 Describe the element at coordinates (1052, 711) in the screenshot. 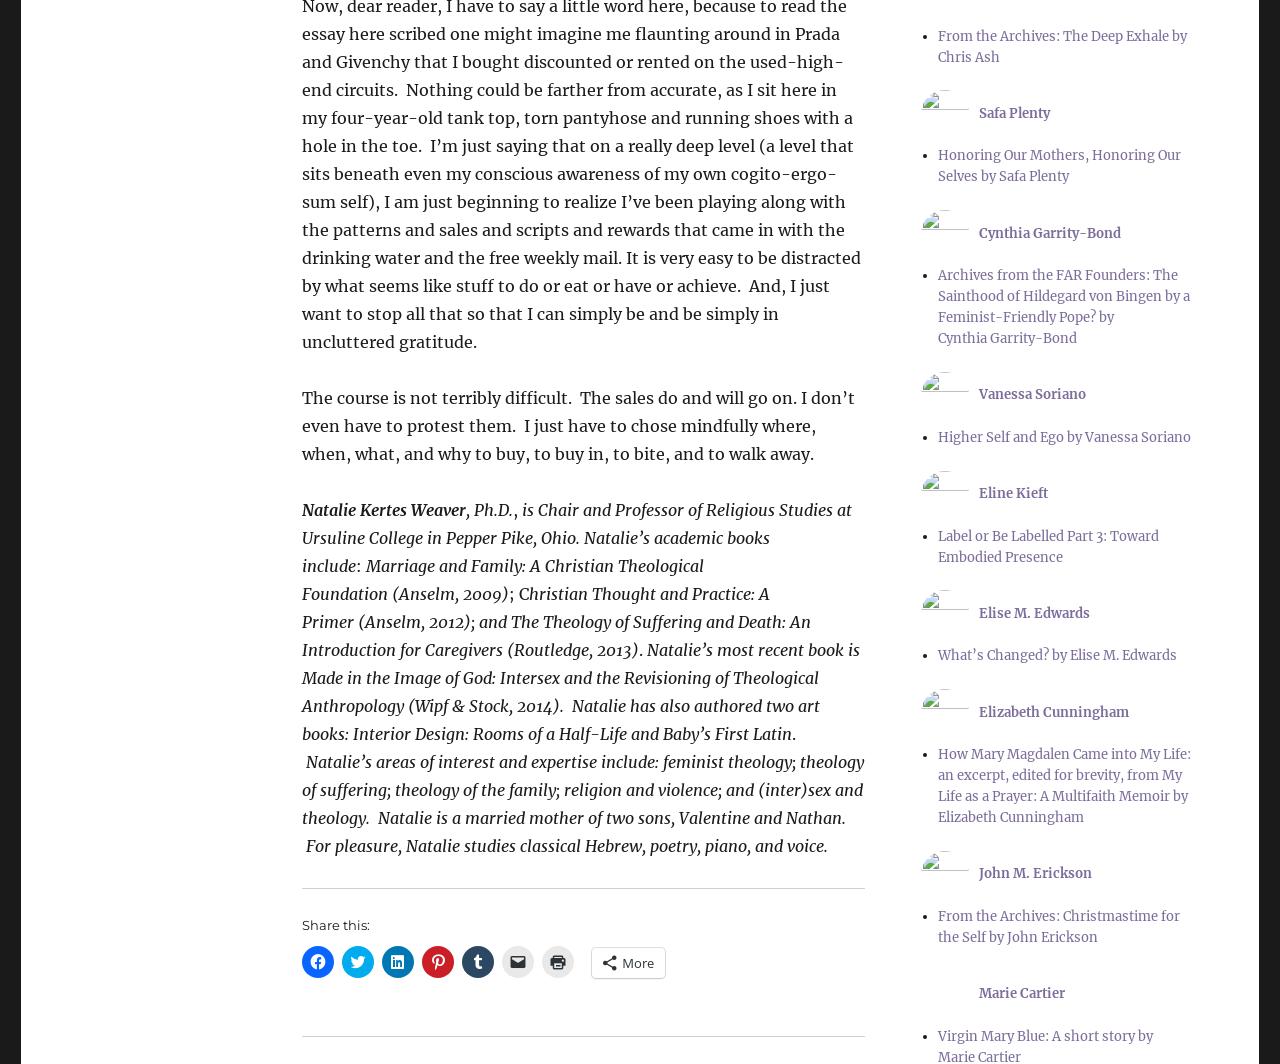

I see `'Elizabeth Cunningham'` at that location.